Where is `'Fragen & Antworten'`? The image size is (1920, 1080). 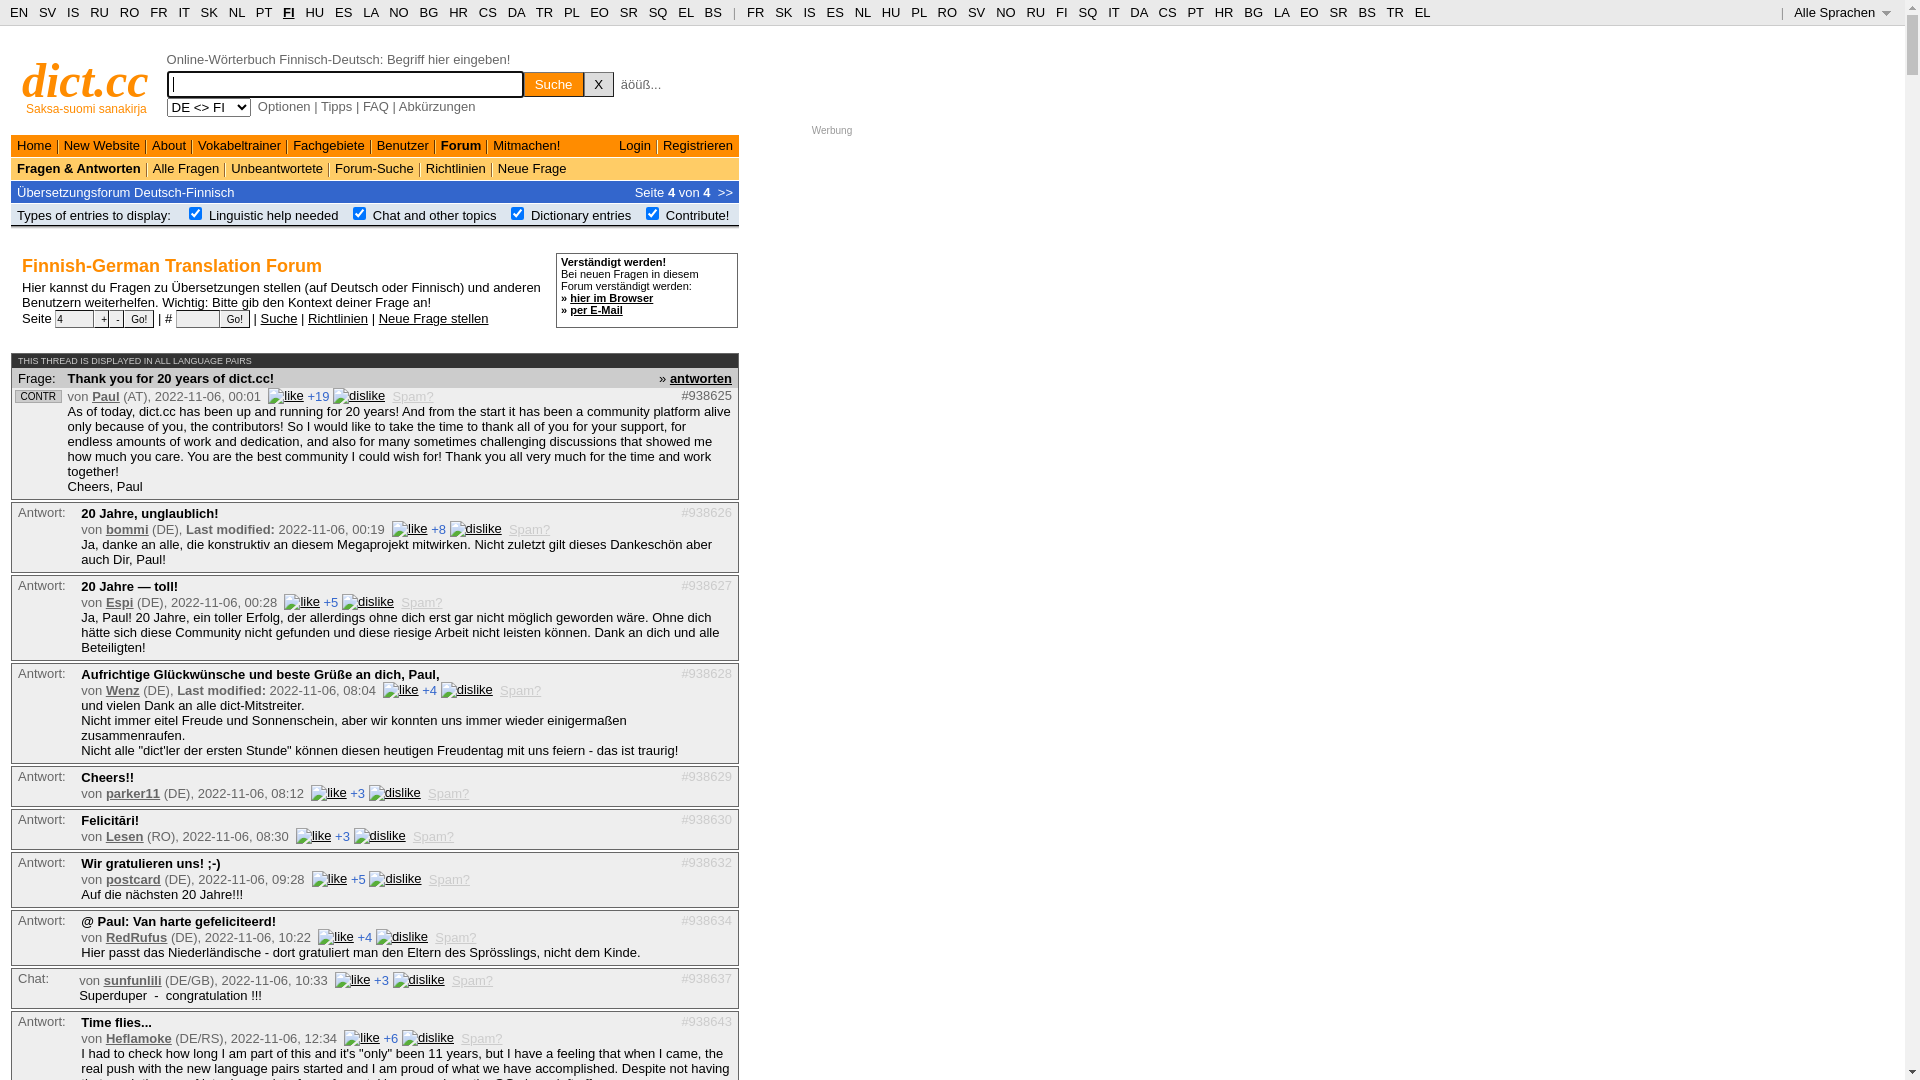 'Fragen & Antworten' is located at coordinates (78, 167).